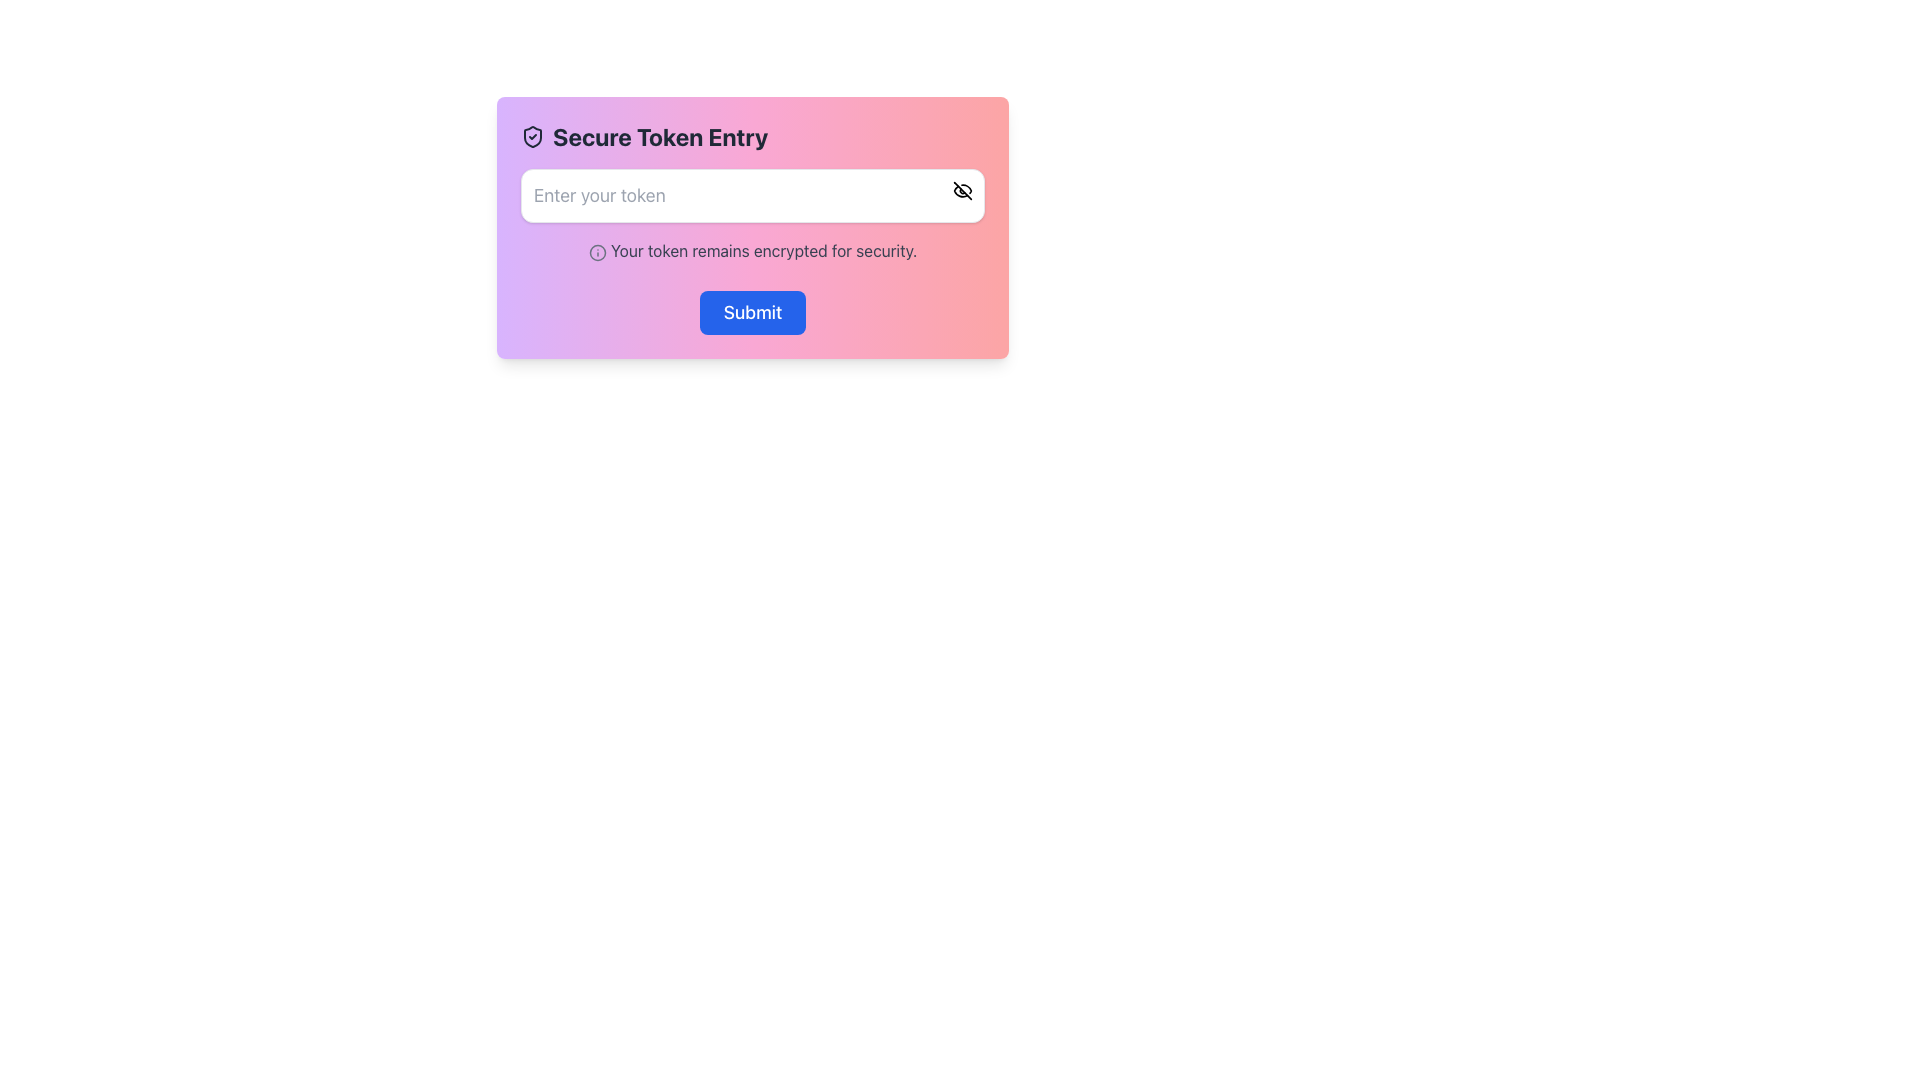 Image resolution: width=1920 pixels, height=1080 pixels. I want to click on the informational icon located to the left of the text 'Your token remains encrypted for security.', so click(596, 251).